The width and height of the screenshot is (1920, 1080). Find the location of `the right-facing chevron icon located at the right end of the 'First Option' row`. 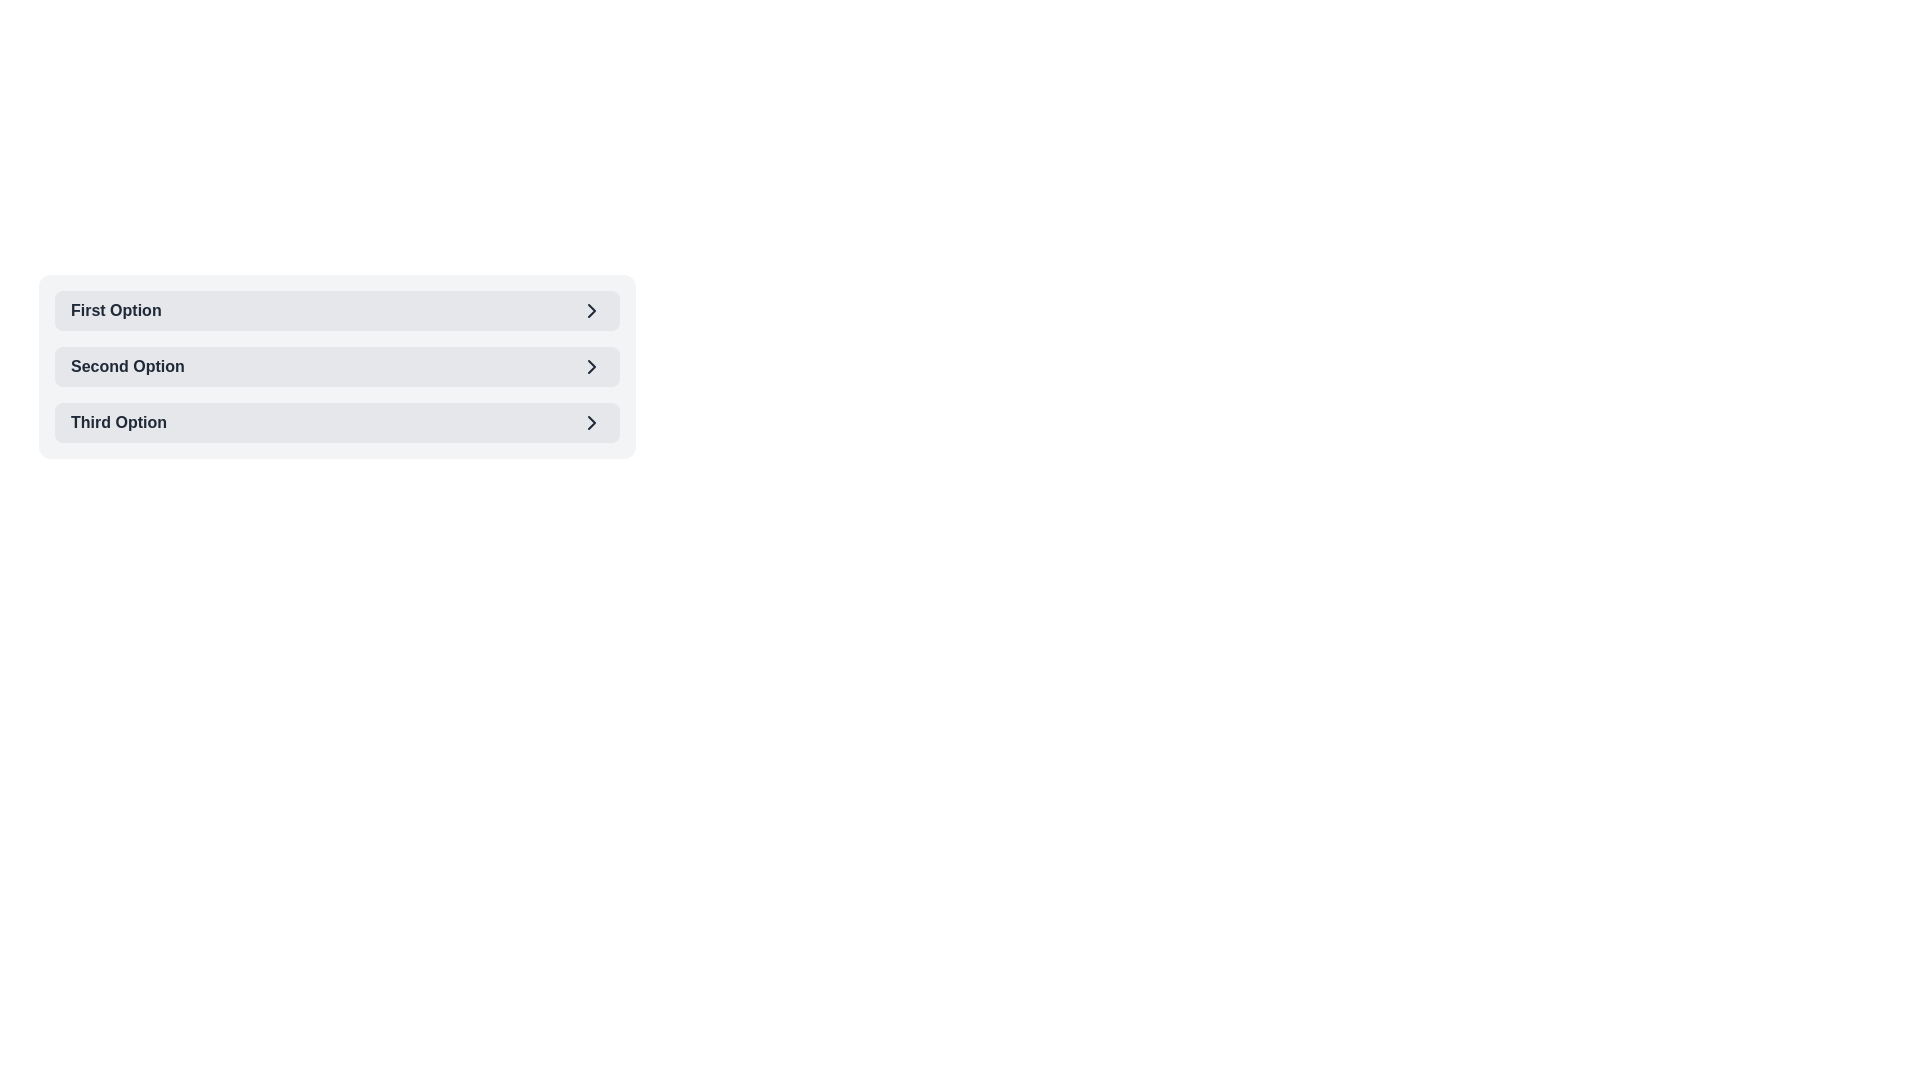

the right-facing chevron icon located at the right end of the 'First Option' row is located at coordinates (590, 311).